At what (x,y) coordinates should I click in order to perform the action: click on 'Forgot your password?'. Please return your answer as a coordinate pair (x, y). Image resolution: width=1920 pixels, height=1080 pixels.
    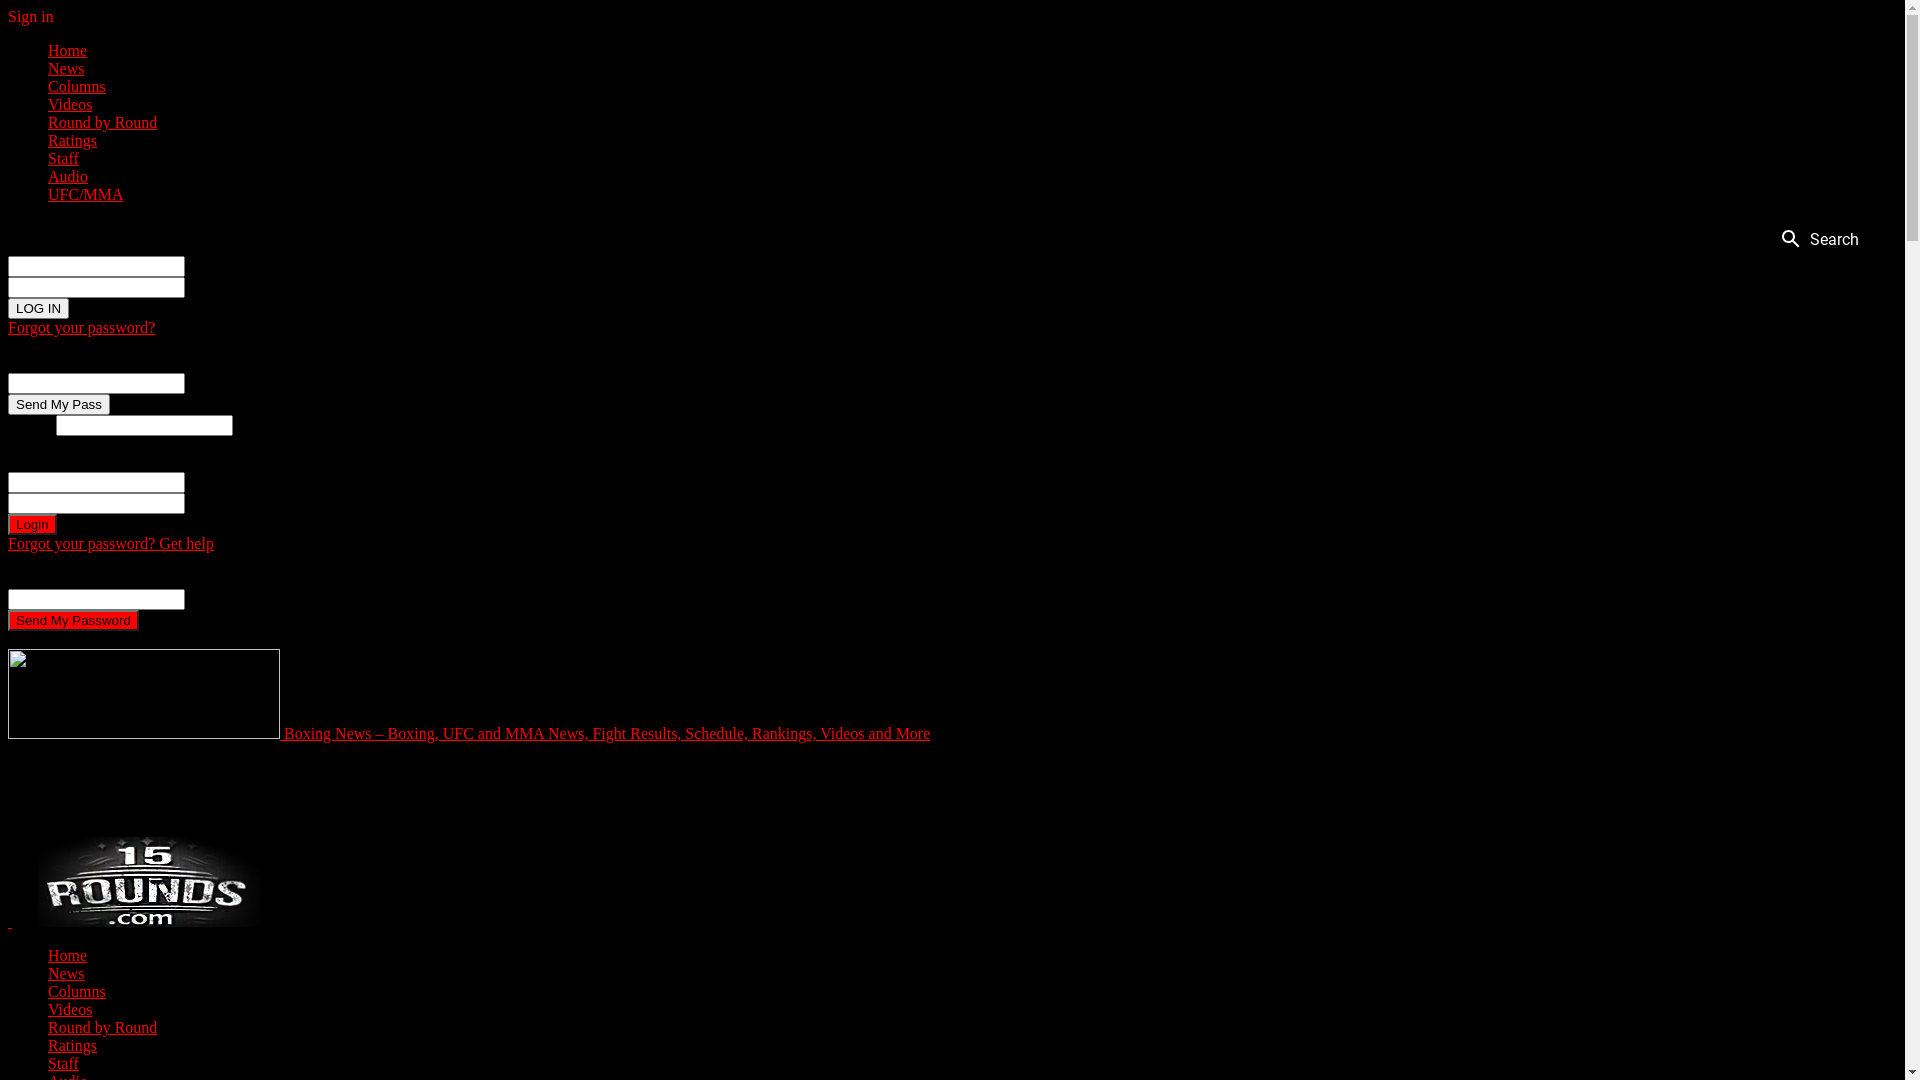
    Looking at the image, I should click on (8, 326).